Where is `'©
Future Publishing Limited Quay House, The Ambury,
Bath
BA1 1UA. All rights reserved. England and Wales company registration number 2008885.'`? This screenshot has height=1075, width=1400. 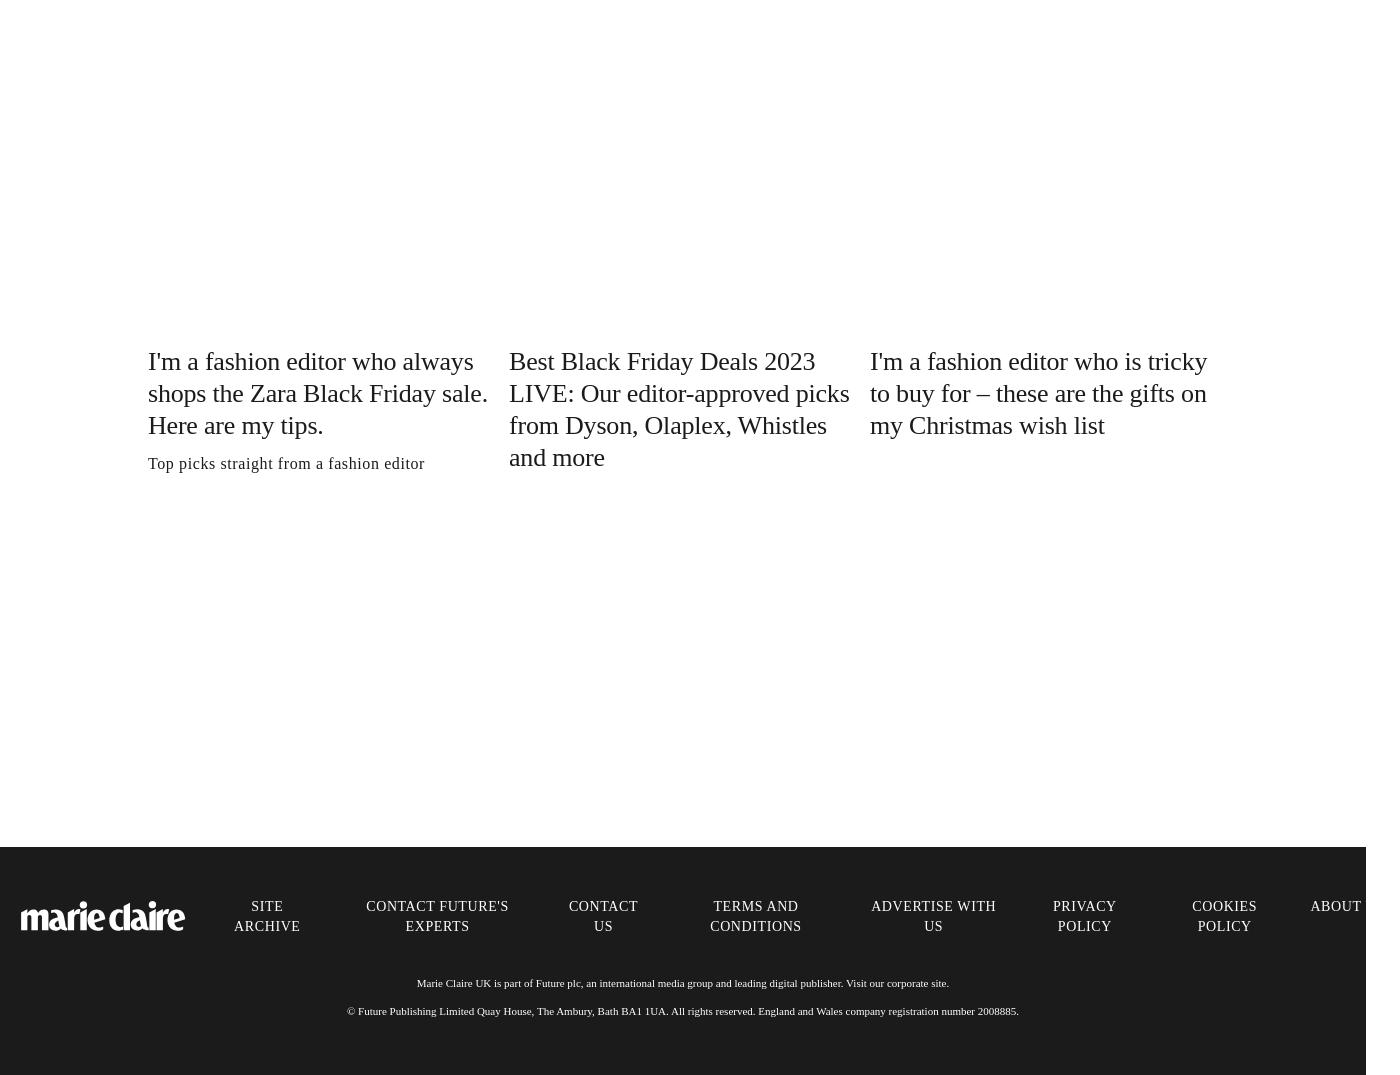
'©
Future Publishing Limited Quay House, The Ambury,
Bath
BA1 1UA. All rights reserved. England and Wales company registration number 2008885.' is located at coordinates (682, 1008).